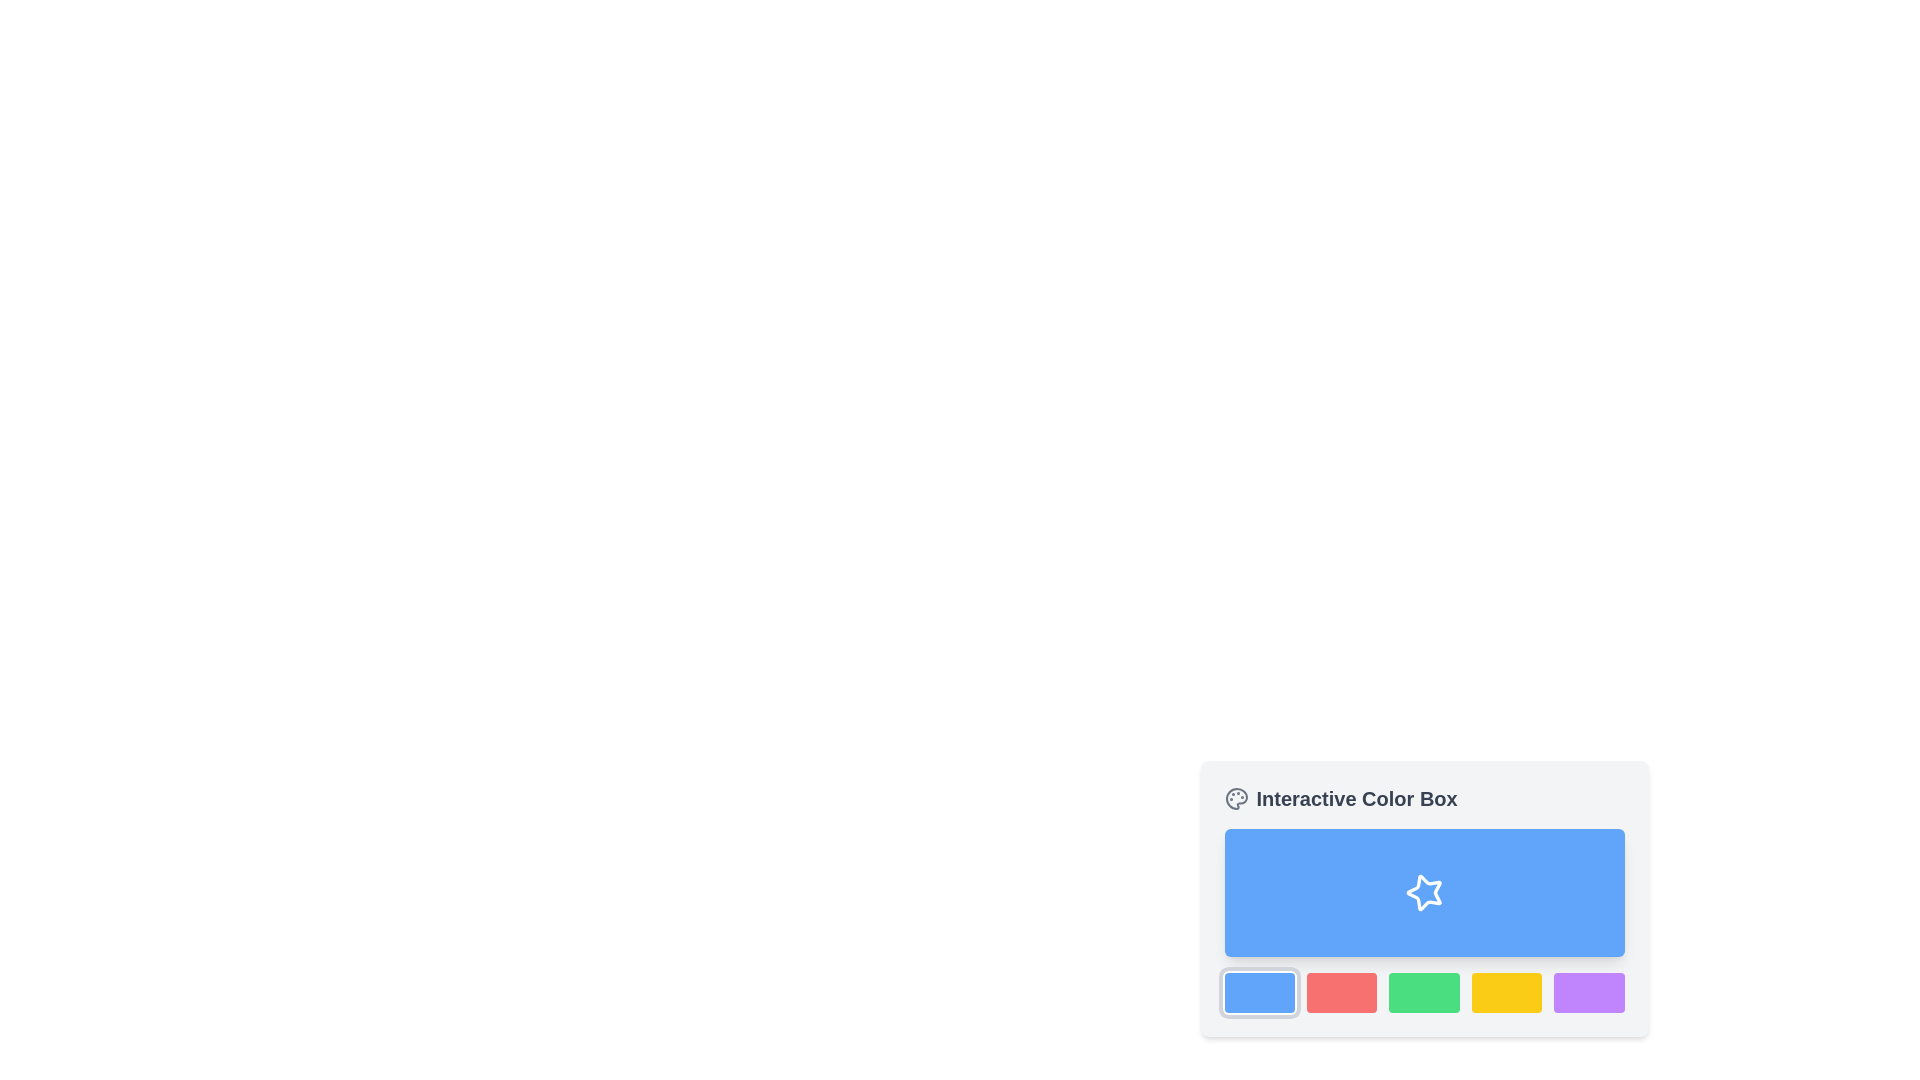 This screenshot has height=1080, width=1920. What do you see at coordinates (1342, 992) in the screenshot?
I see `the second button in the color selection interface` at bounding box center [1342, 992].